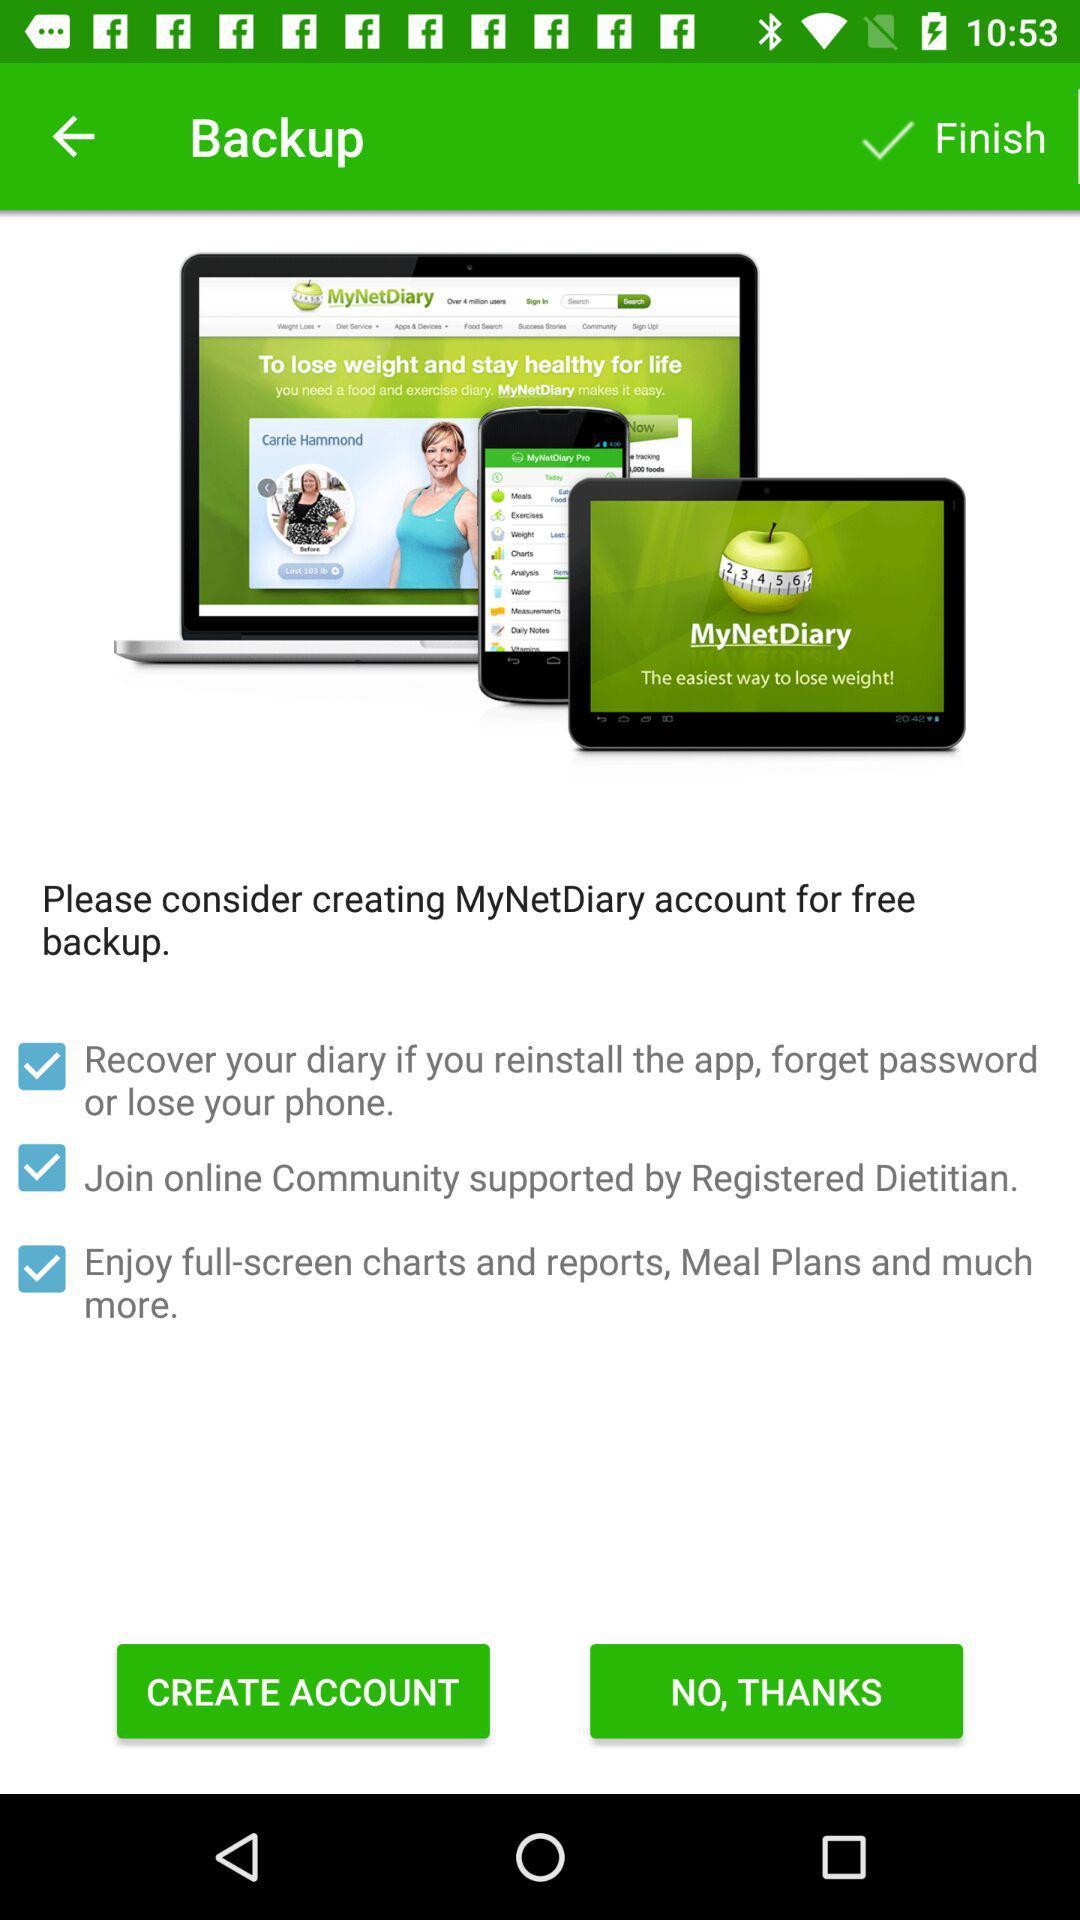 This screenshot has height=1920, width=1080. I want to click on the icon to the left of no, thanks item, so click(303, 1690).